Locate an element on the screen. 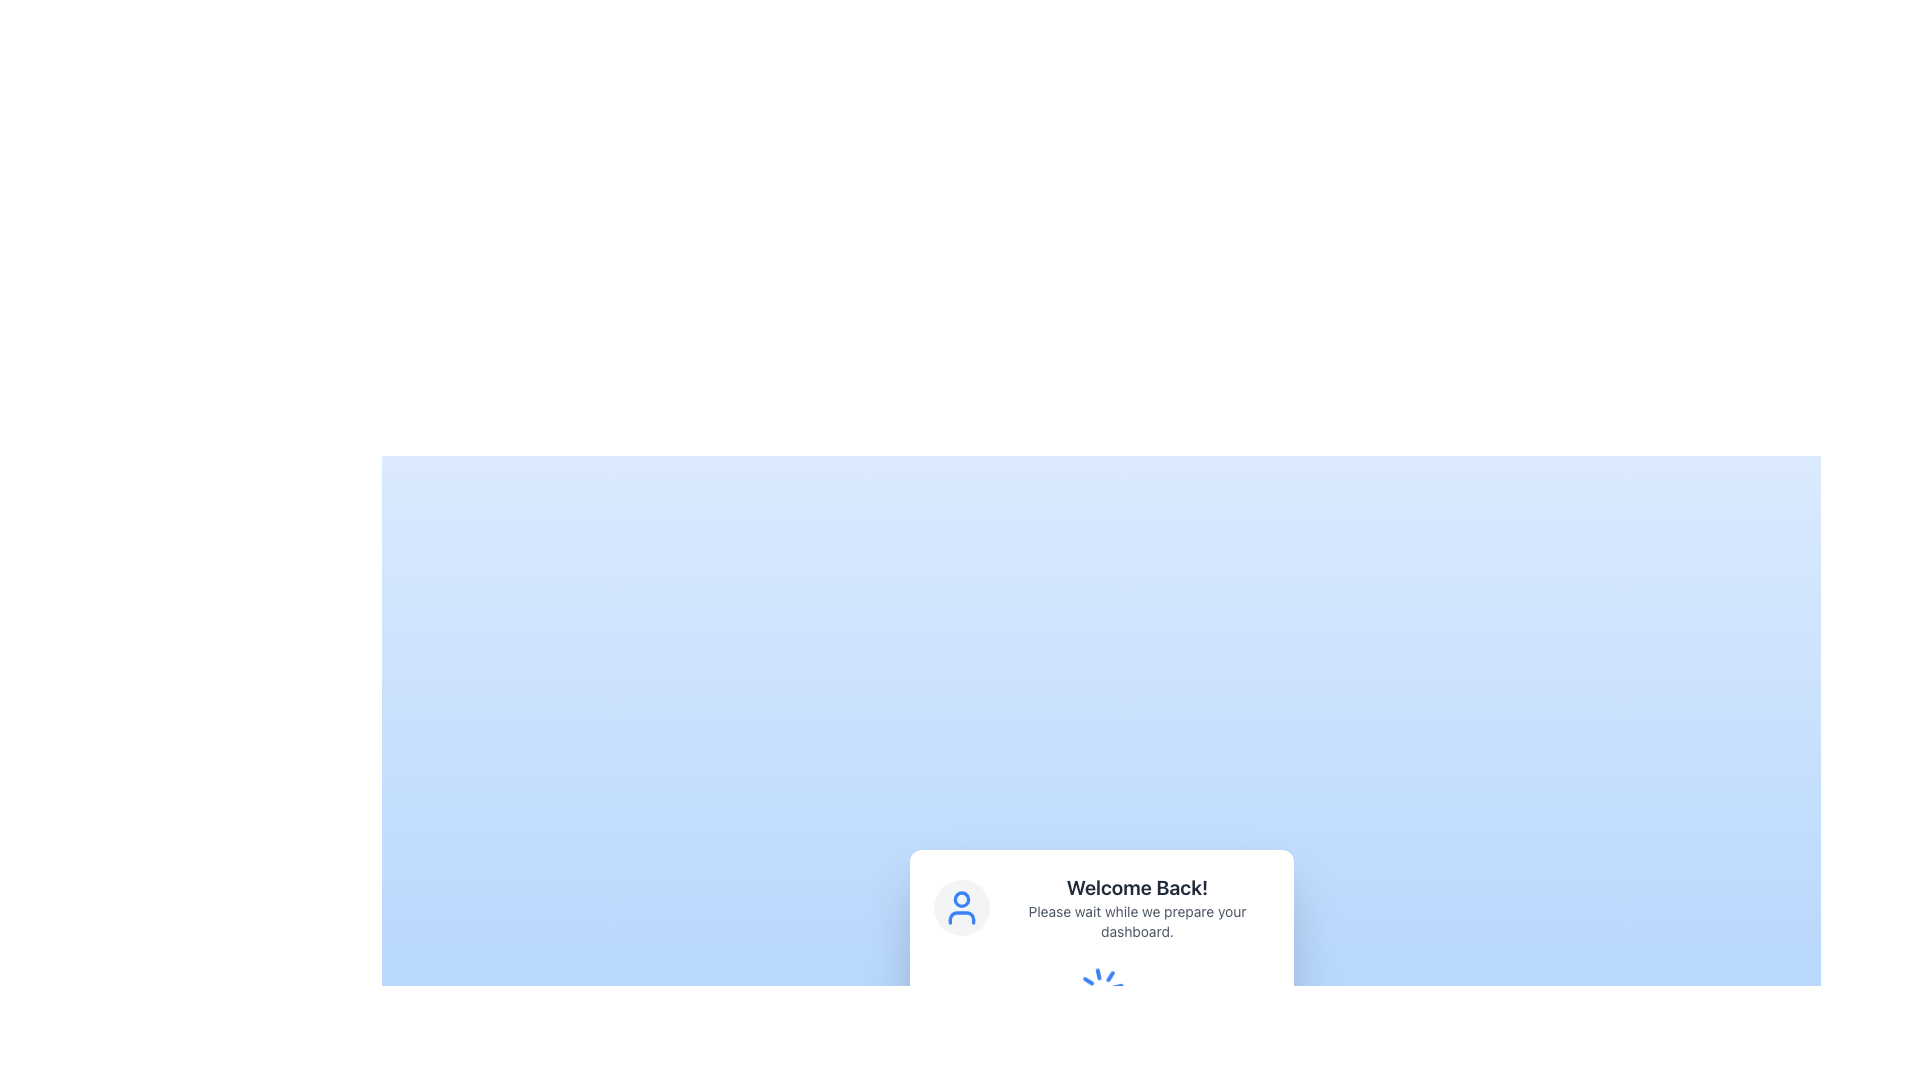 The image size is (1920, 1080). the Text Display element that serves as an introductory informational message welcoming the user and indicating that their dashboard is being prepared is located at coordinates (1137, 907).